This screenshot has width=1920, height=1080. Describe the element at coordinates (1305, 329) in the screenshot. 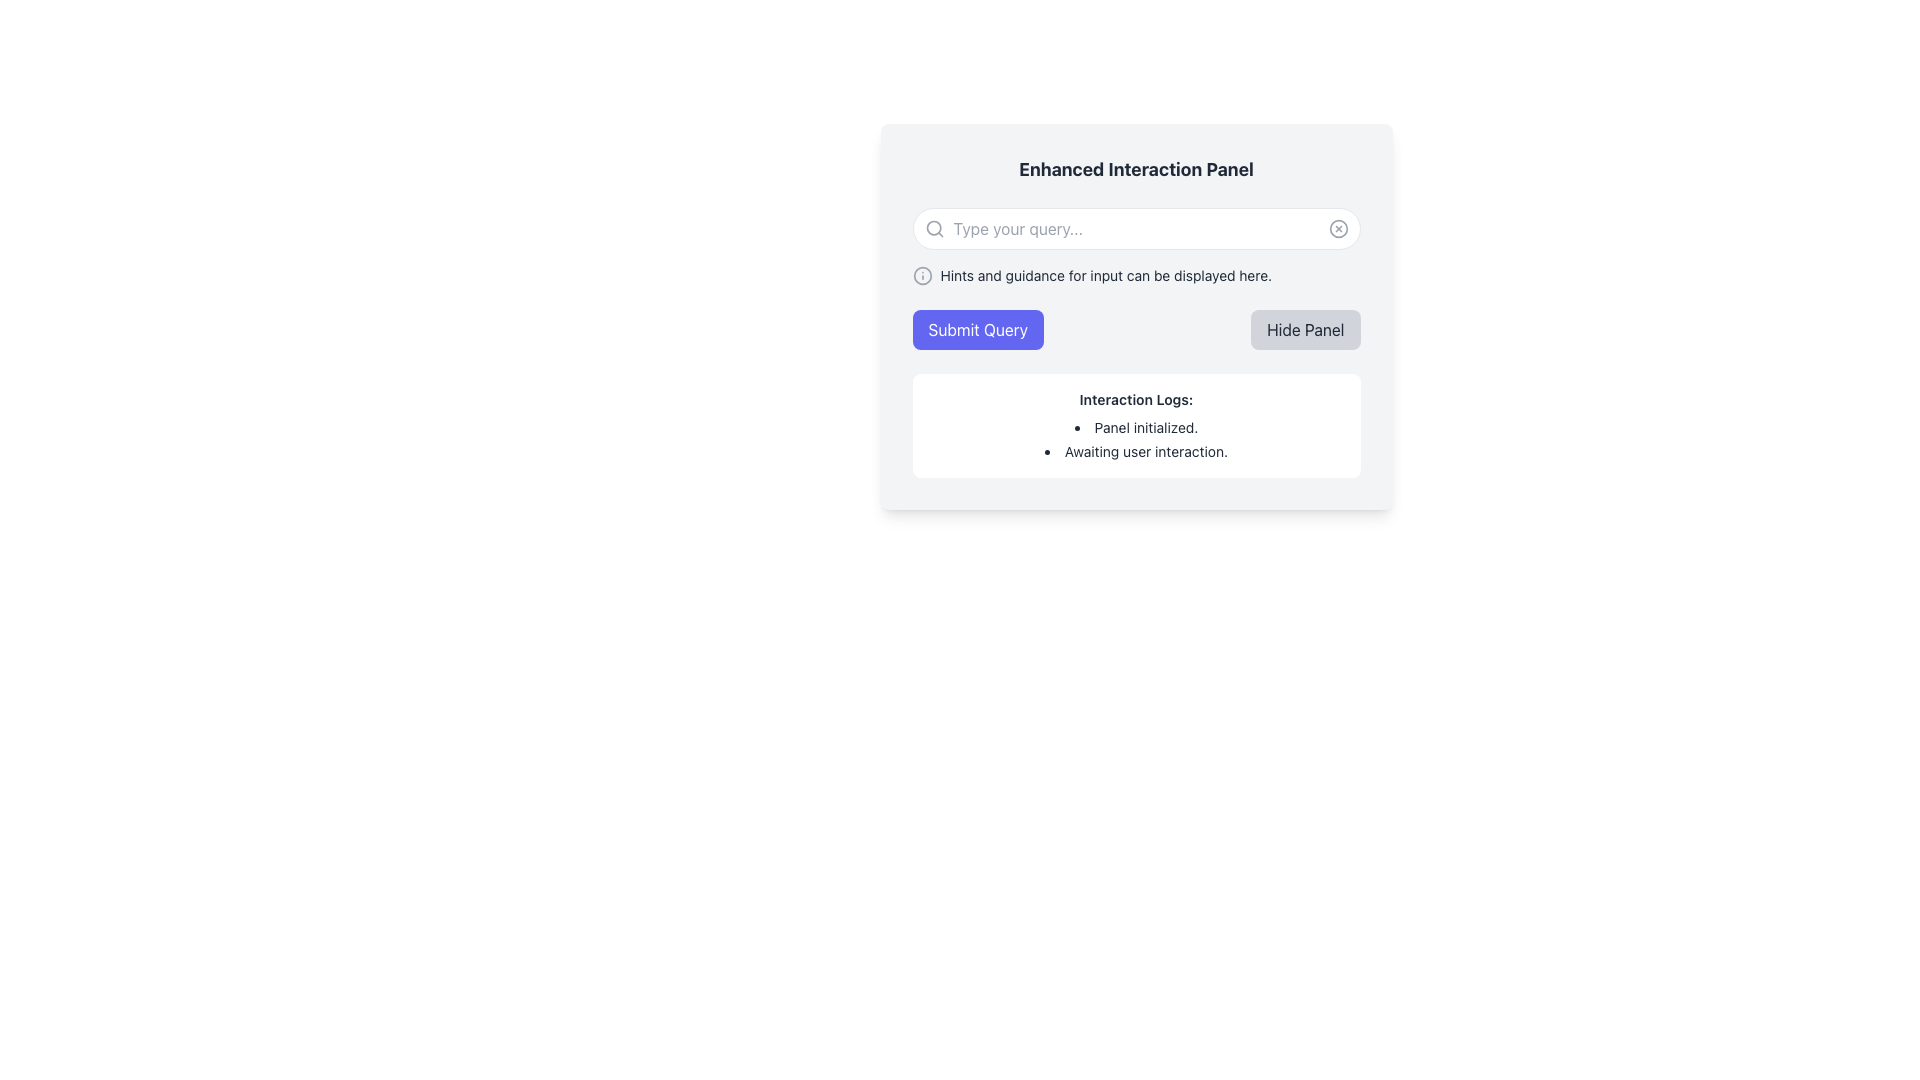

I see `the rightmost button in the top section of the interface to hide the currently displayed panel` at that location.